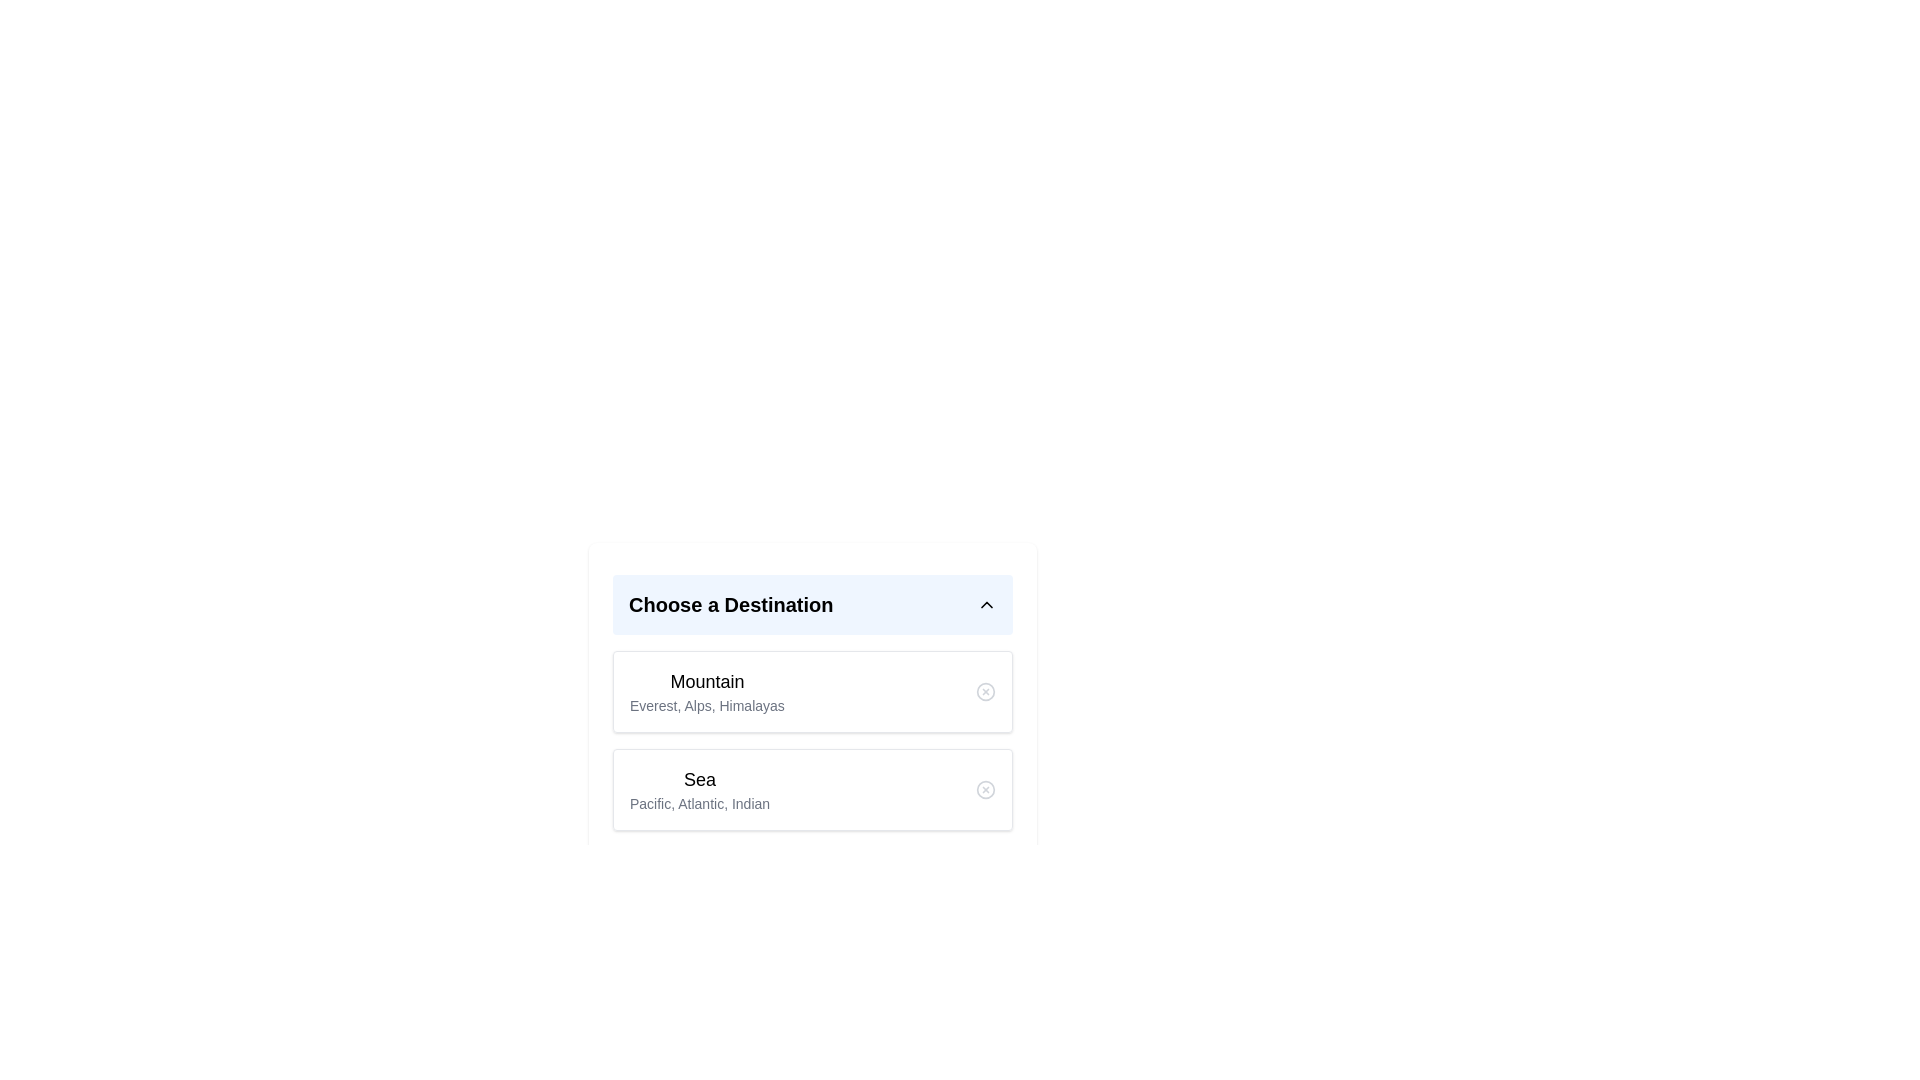 Image resolution: width=1920 pixels, height=1080 pixels. Describe the element at coordinates (985, 789) in the screenshot. I see `the circular icon button with a gray border and central 'X' mark in the upper right corner of the 'Sea' card` at that location.